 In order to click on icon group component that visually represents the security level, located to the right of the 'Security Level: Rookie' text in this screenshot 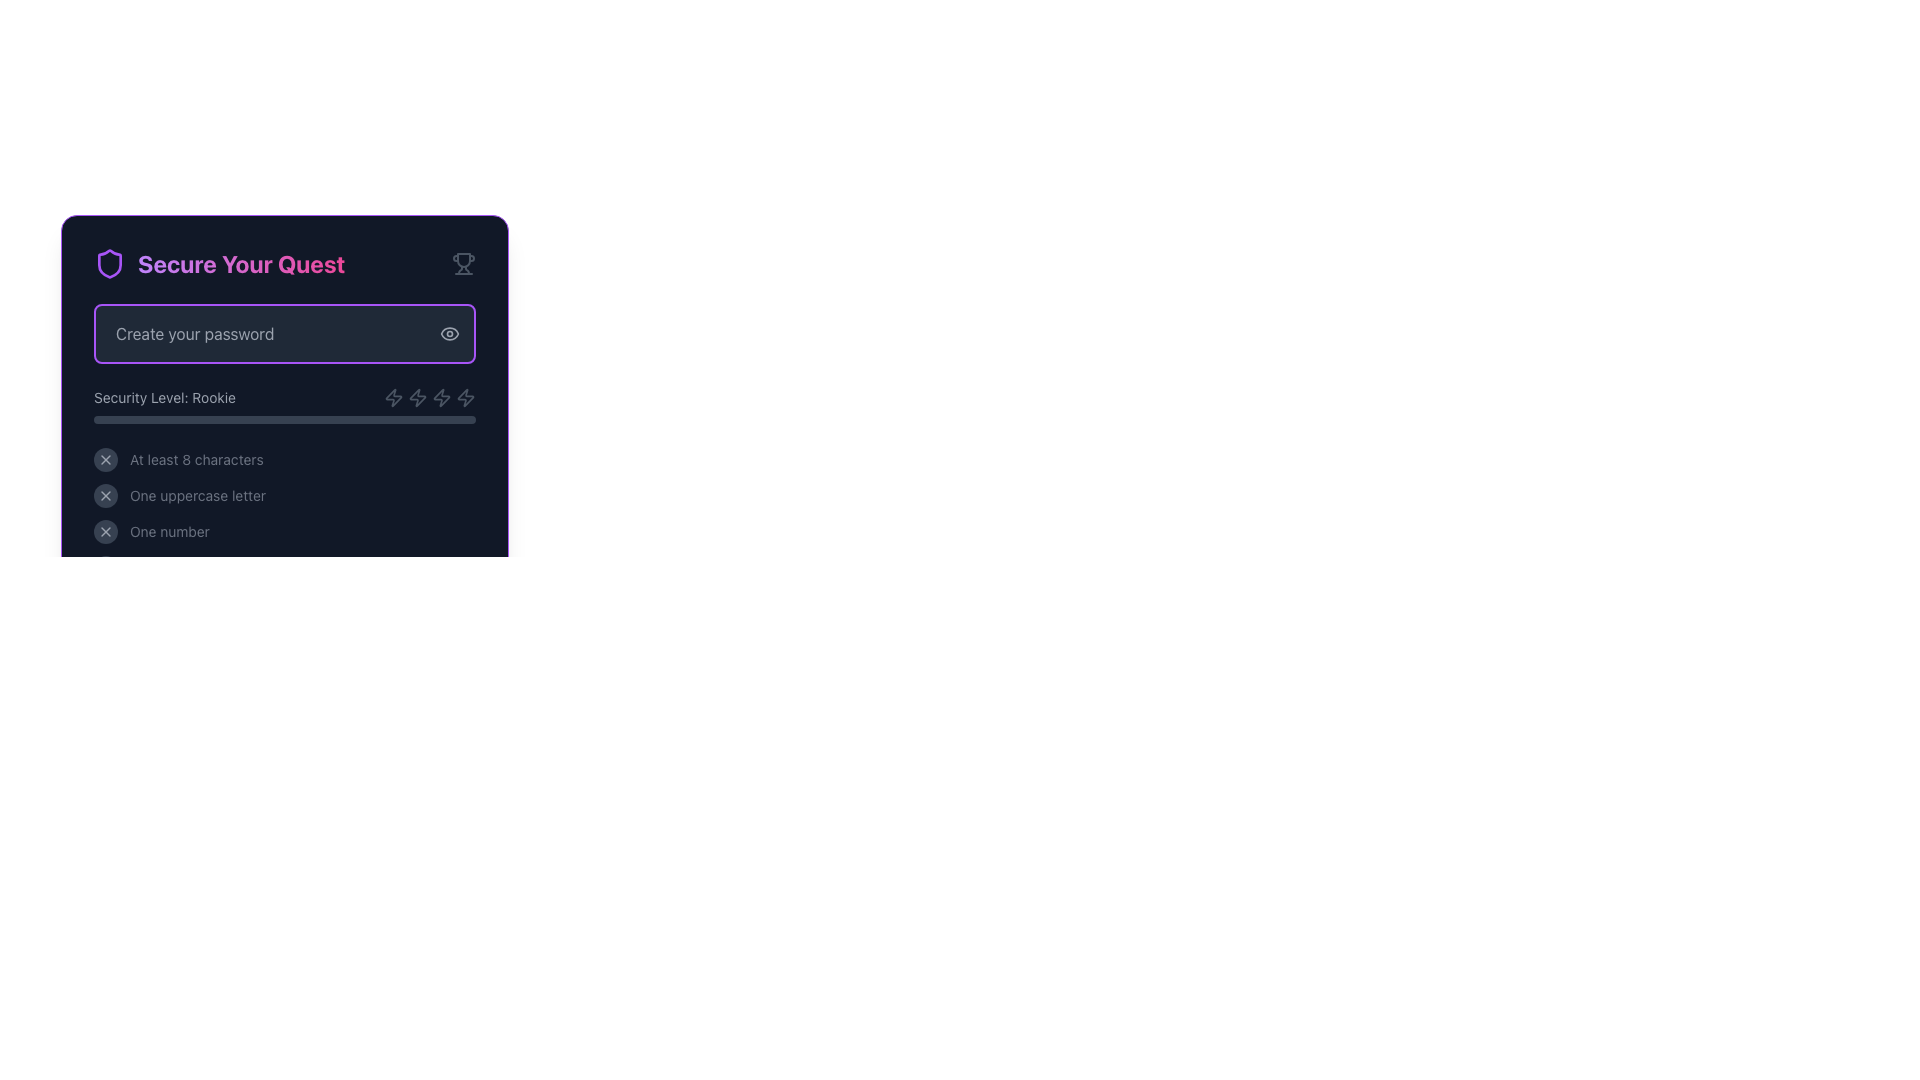, I will do `click(429, 397)`.